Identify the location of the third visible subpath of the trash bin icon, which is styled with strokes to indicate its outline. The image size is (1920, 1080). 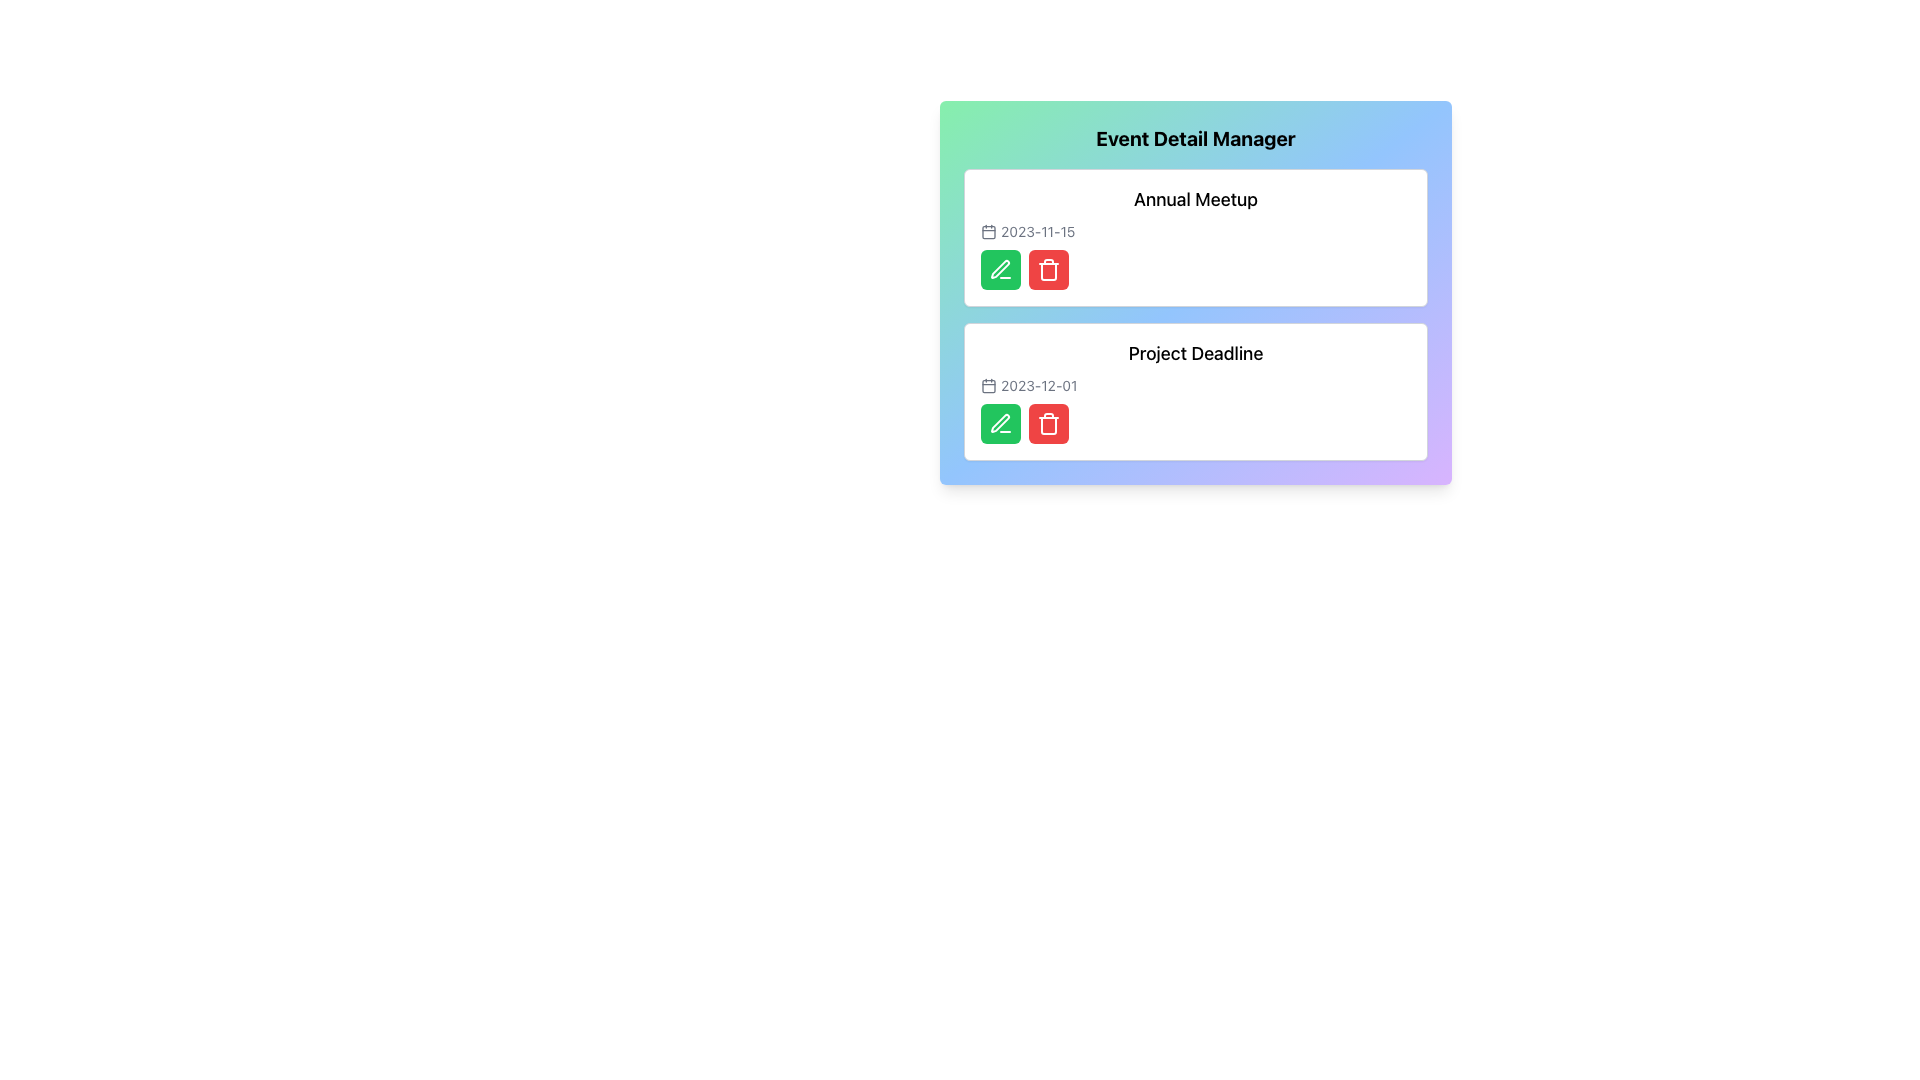
(1048, 272).